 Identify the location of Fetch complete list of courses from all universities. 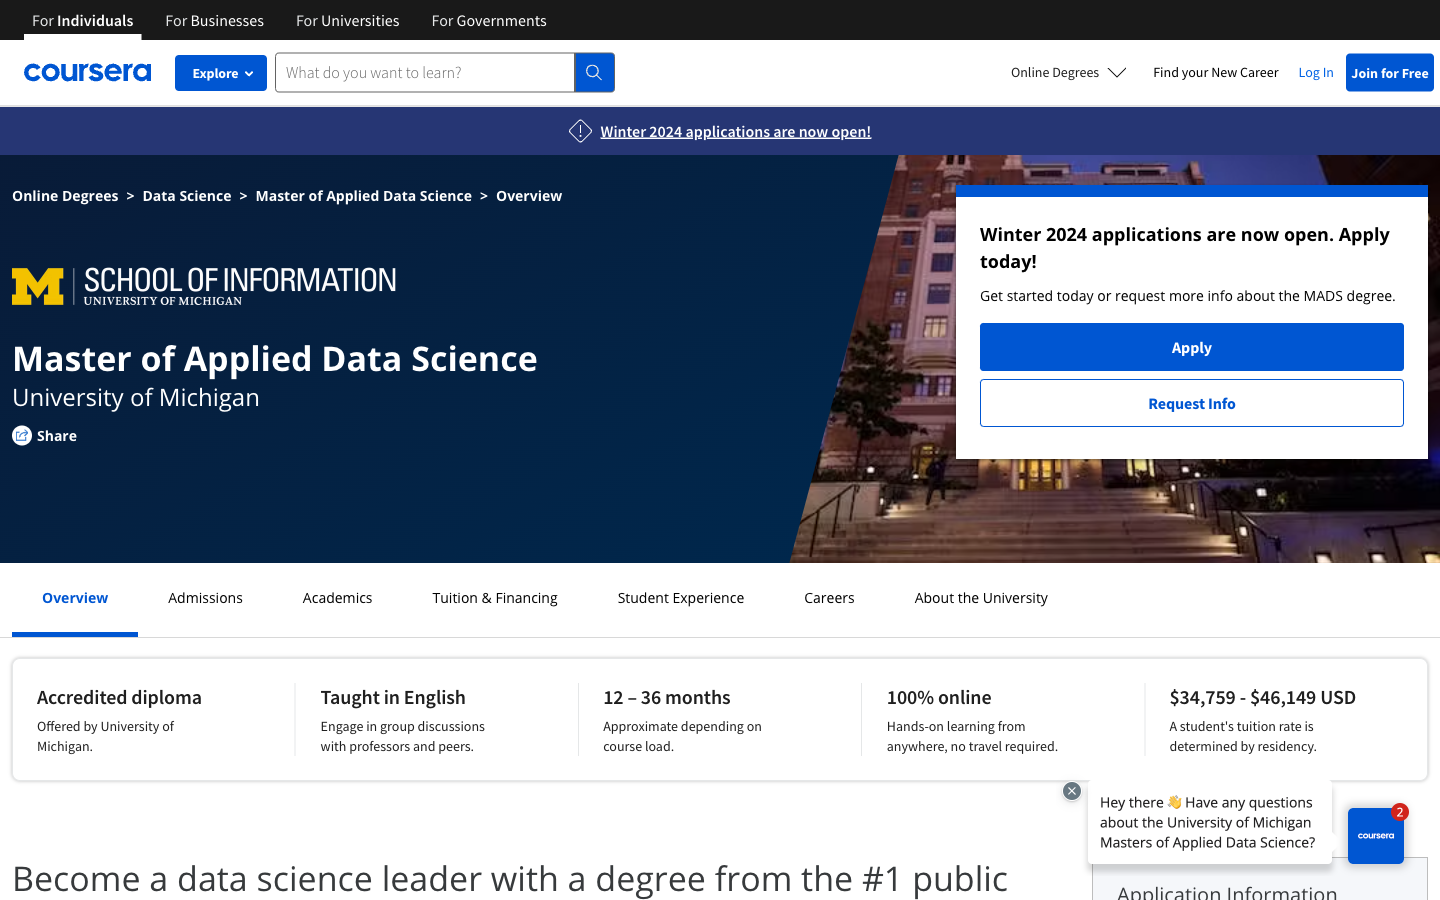
(347, 18).